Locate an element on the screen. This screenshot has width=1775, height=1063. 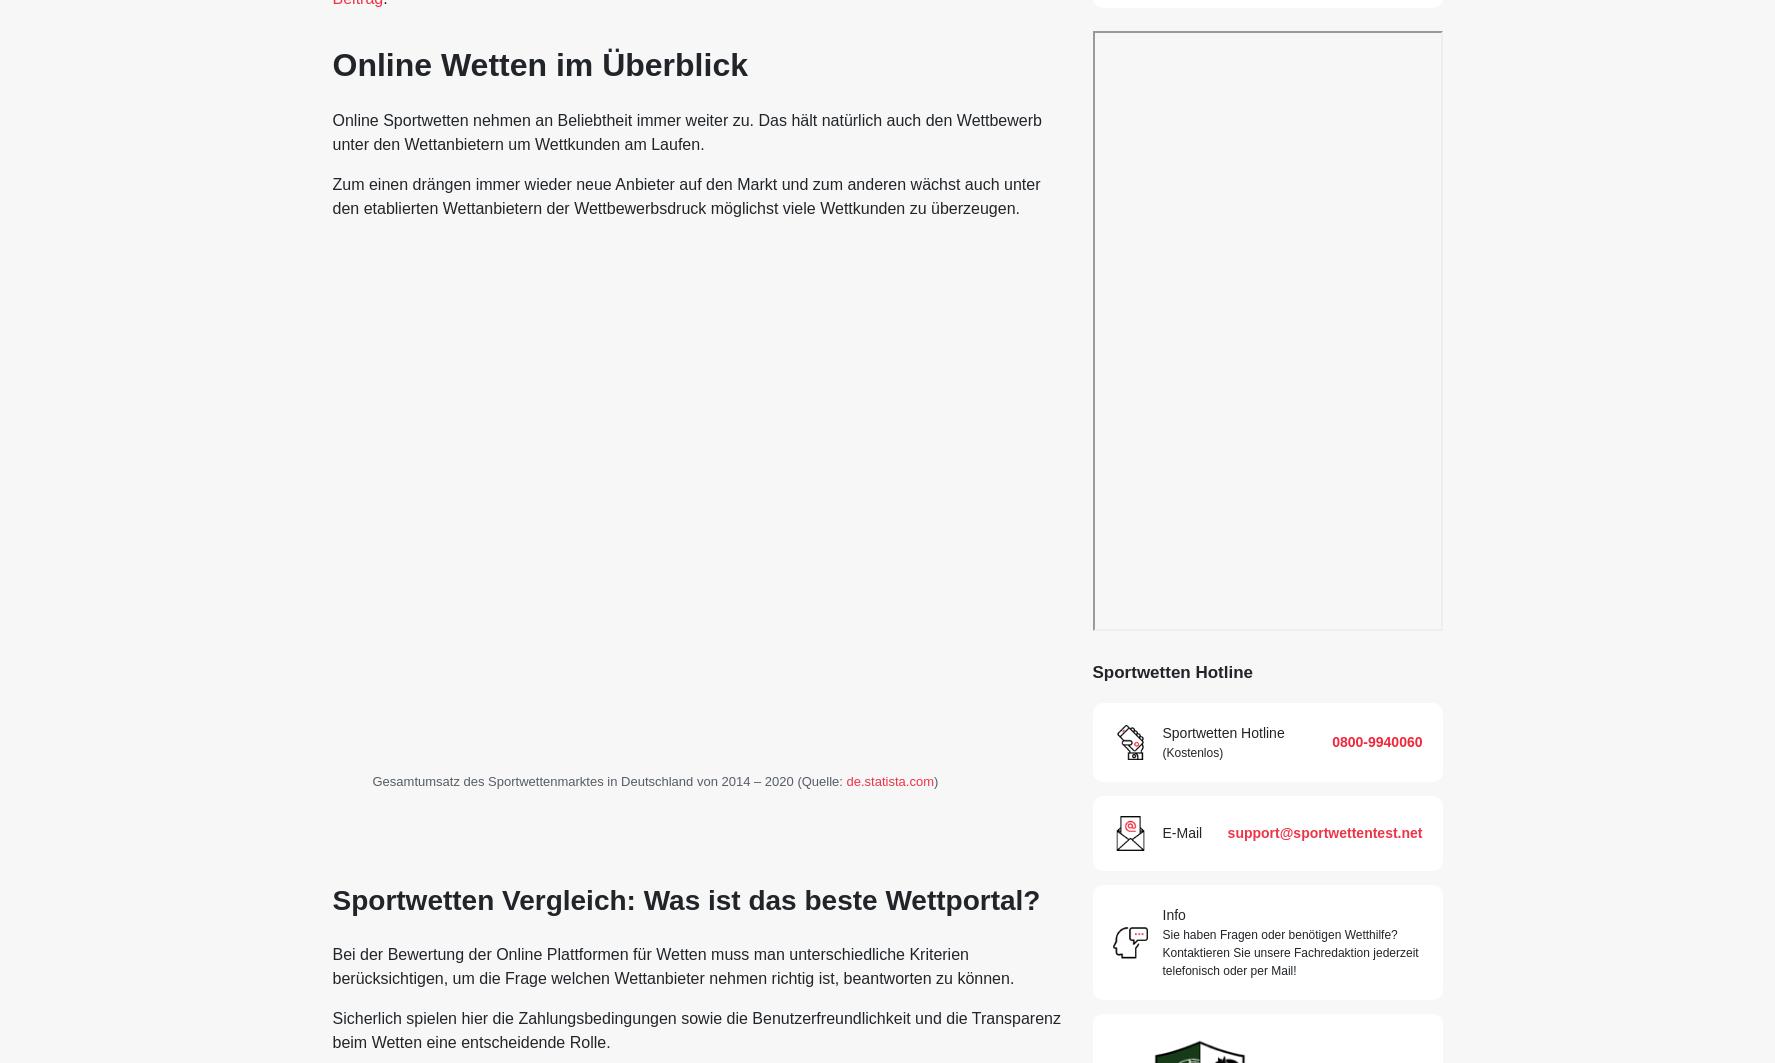
')' is located at coordinates (935, 779).